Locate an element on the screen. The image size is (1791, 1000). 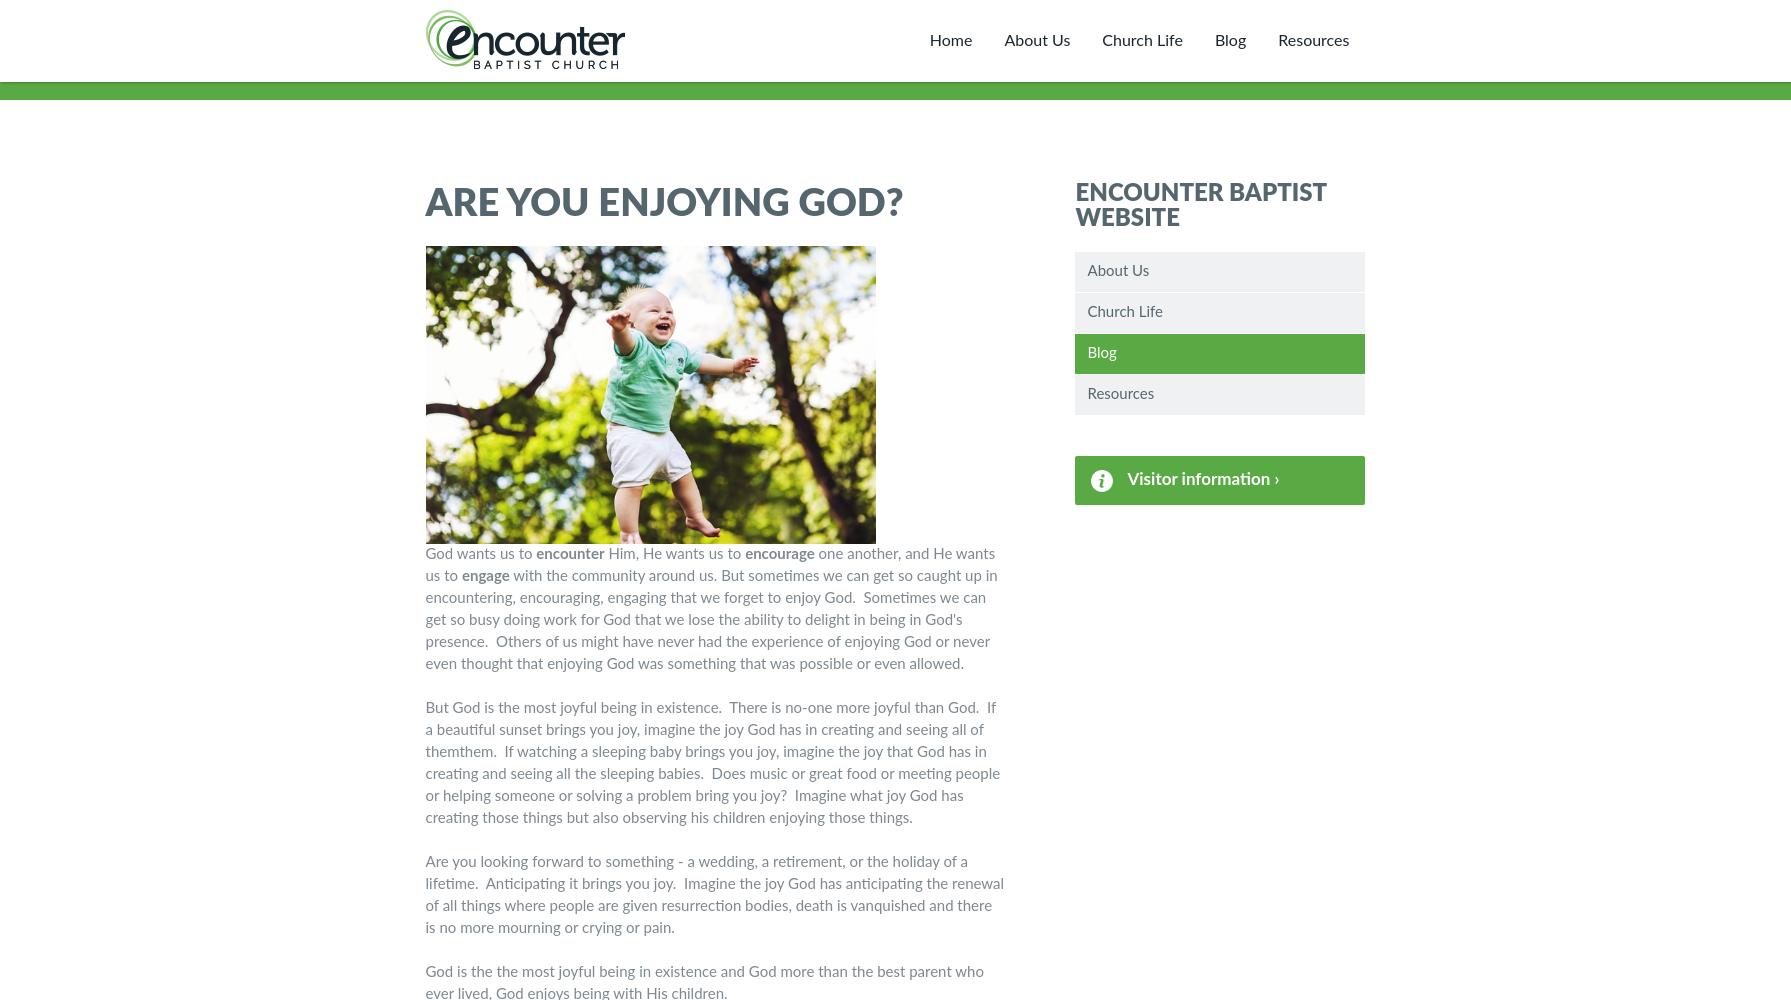
'But God is the most joyful being in existence.  There is no-one more joyful than God.  If a beautiful sunset brings you joy, imagine the joy God has in creating and seeing all of themthem.  If watching a sleeping baby brings you joy, imagine the joy that God has in creating and seeing all the sleeping babies.  Does music or great food or meeting people or helping someone or solving a problem bring you joy?  Imagine what joy God has creating those things but also observing his children enjoying those things.' is located at coordinates (712, 763).